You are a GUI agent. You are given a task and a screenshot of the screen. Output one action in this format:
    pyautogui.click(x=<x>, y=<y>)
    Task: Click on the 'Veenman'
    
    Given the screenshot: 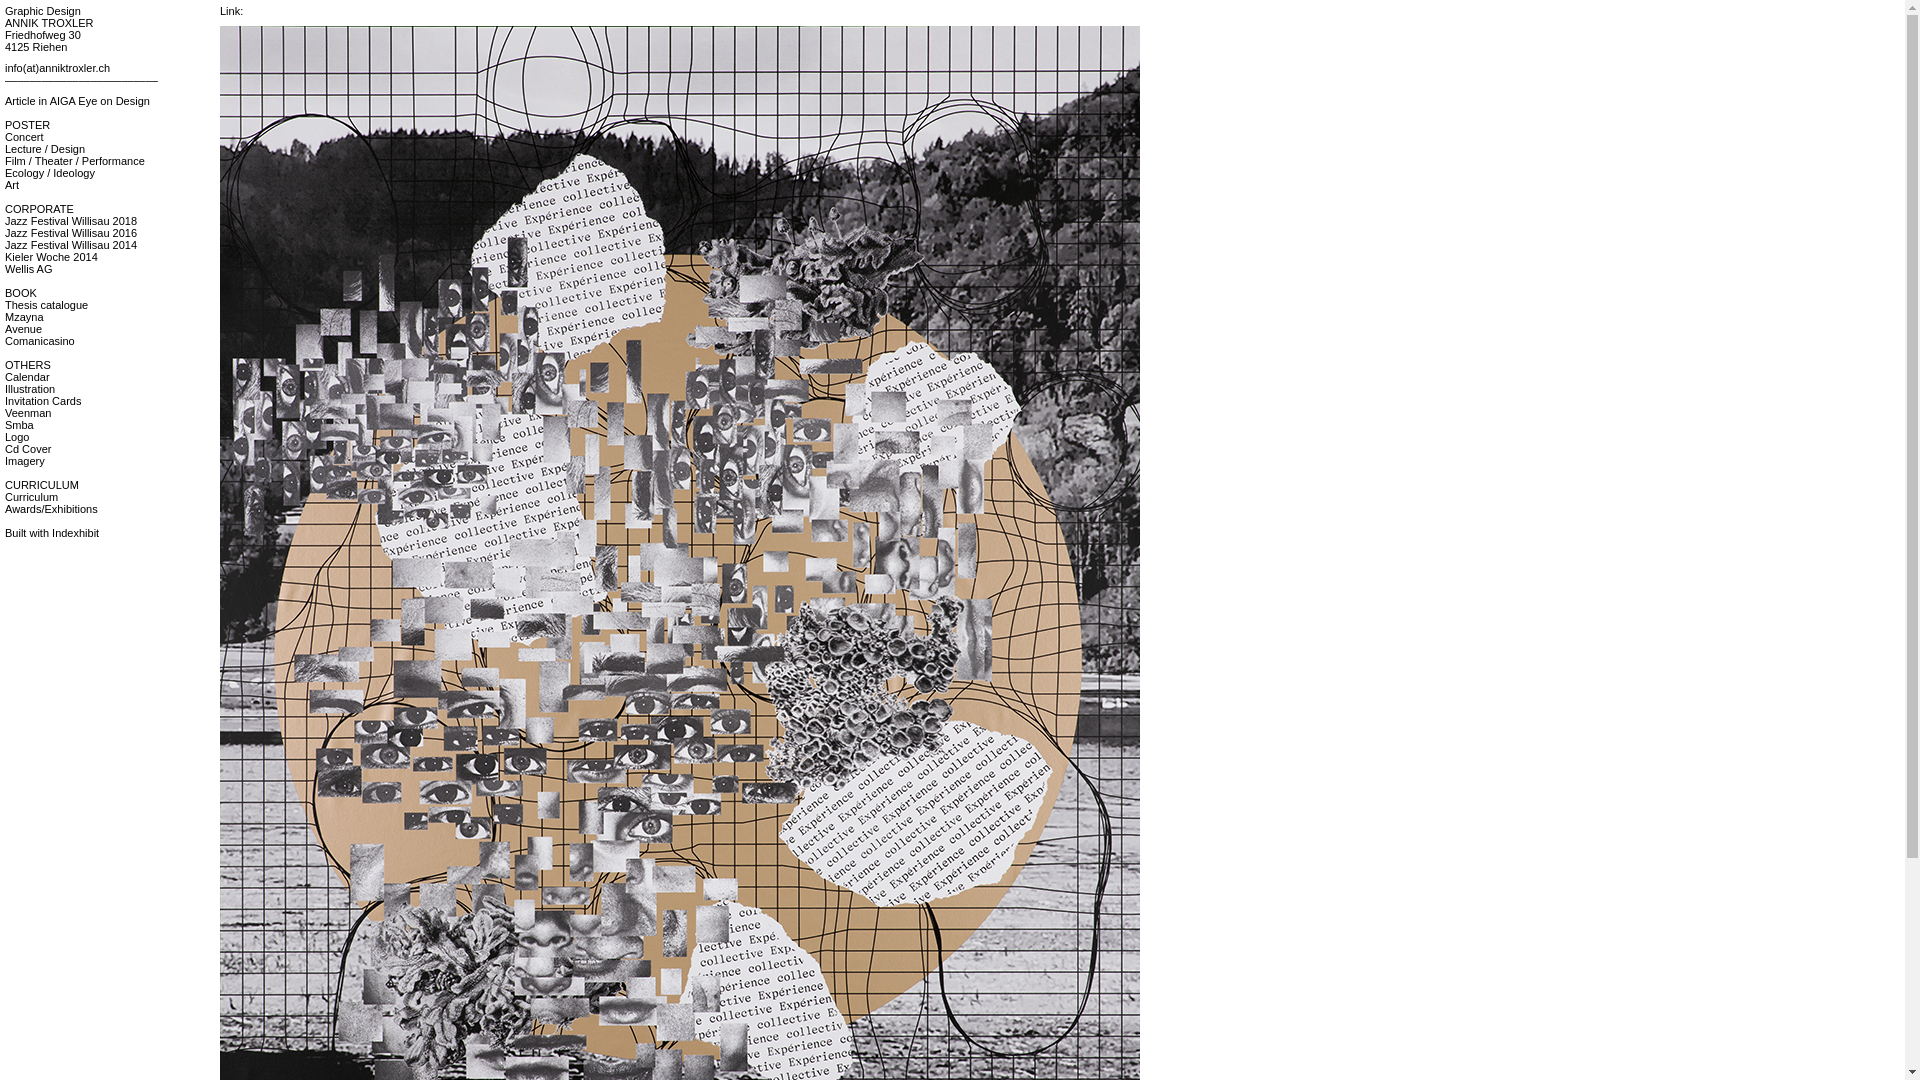 What is the action you would take?
    pyautogui.click(x=28, y=411)
    